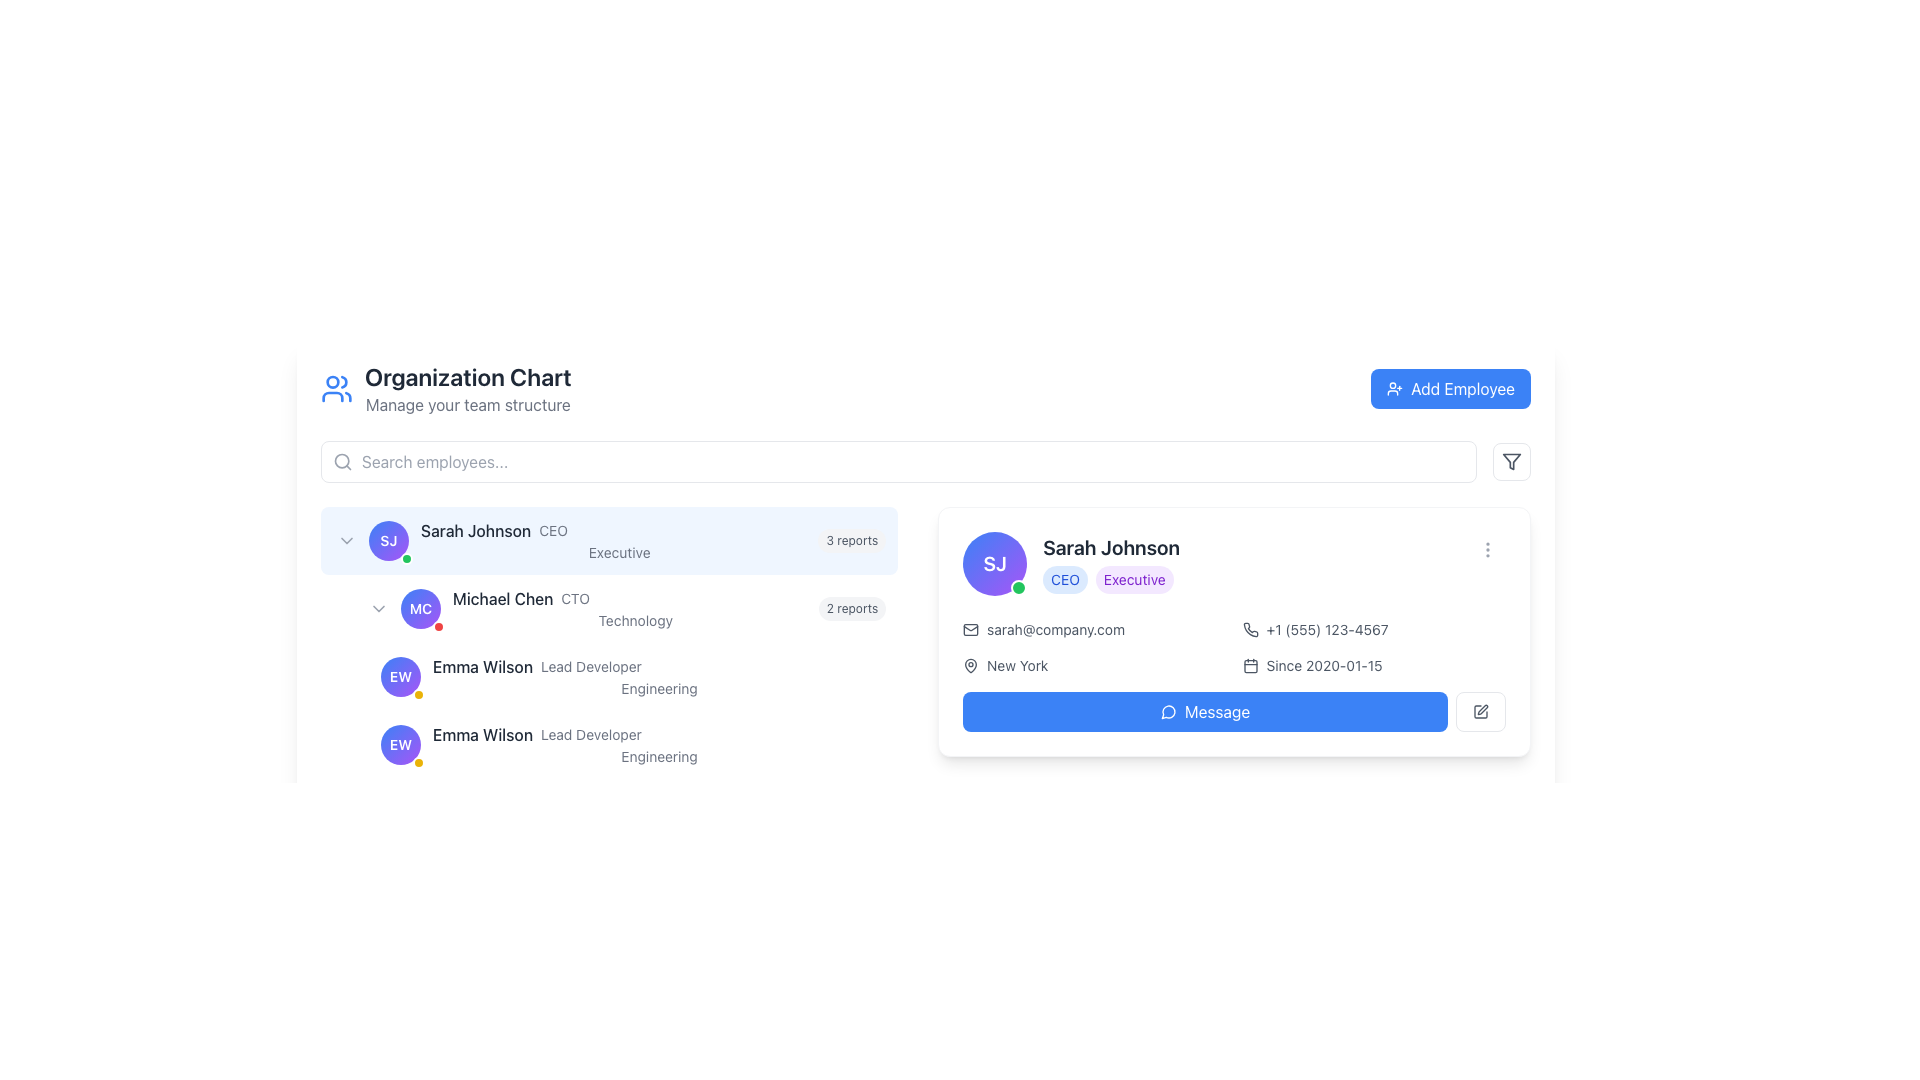 The image size is (1920, 1080). What do you see at coordinates (342, 462) in the screenshot?
I see `the small light gray magnifying glass icon located on the left side inside the search input field, next to the placeholder text 'Search employees...'` at bounding box center [342, 462].